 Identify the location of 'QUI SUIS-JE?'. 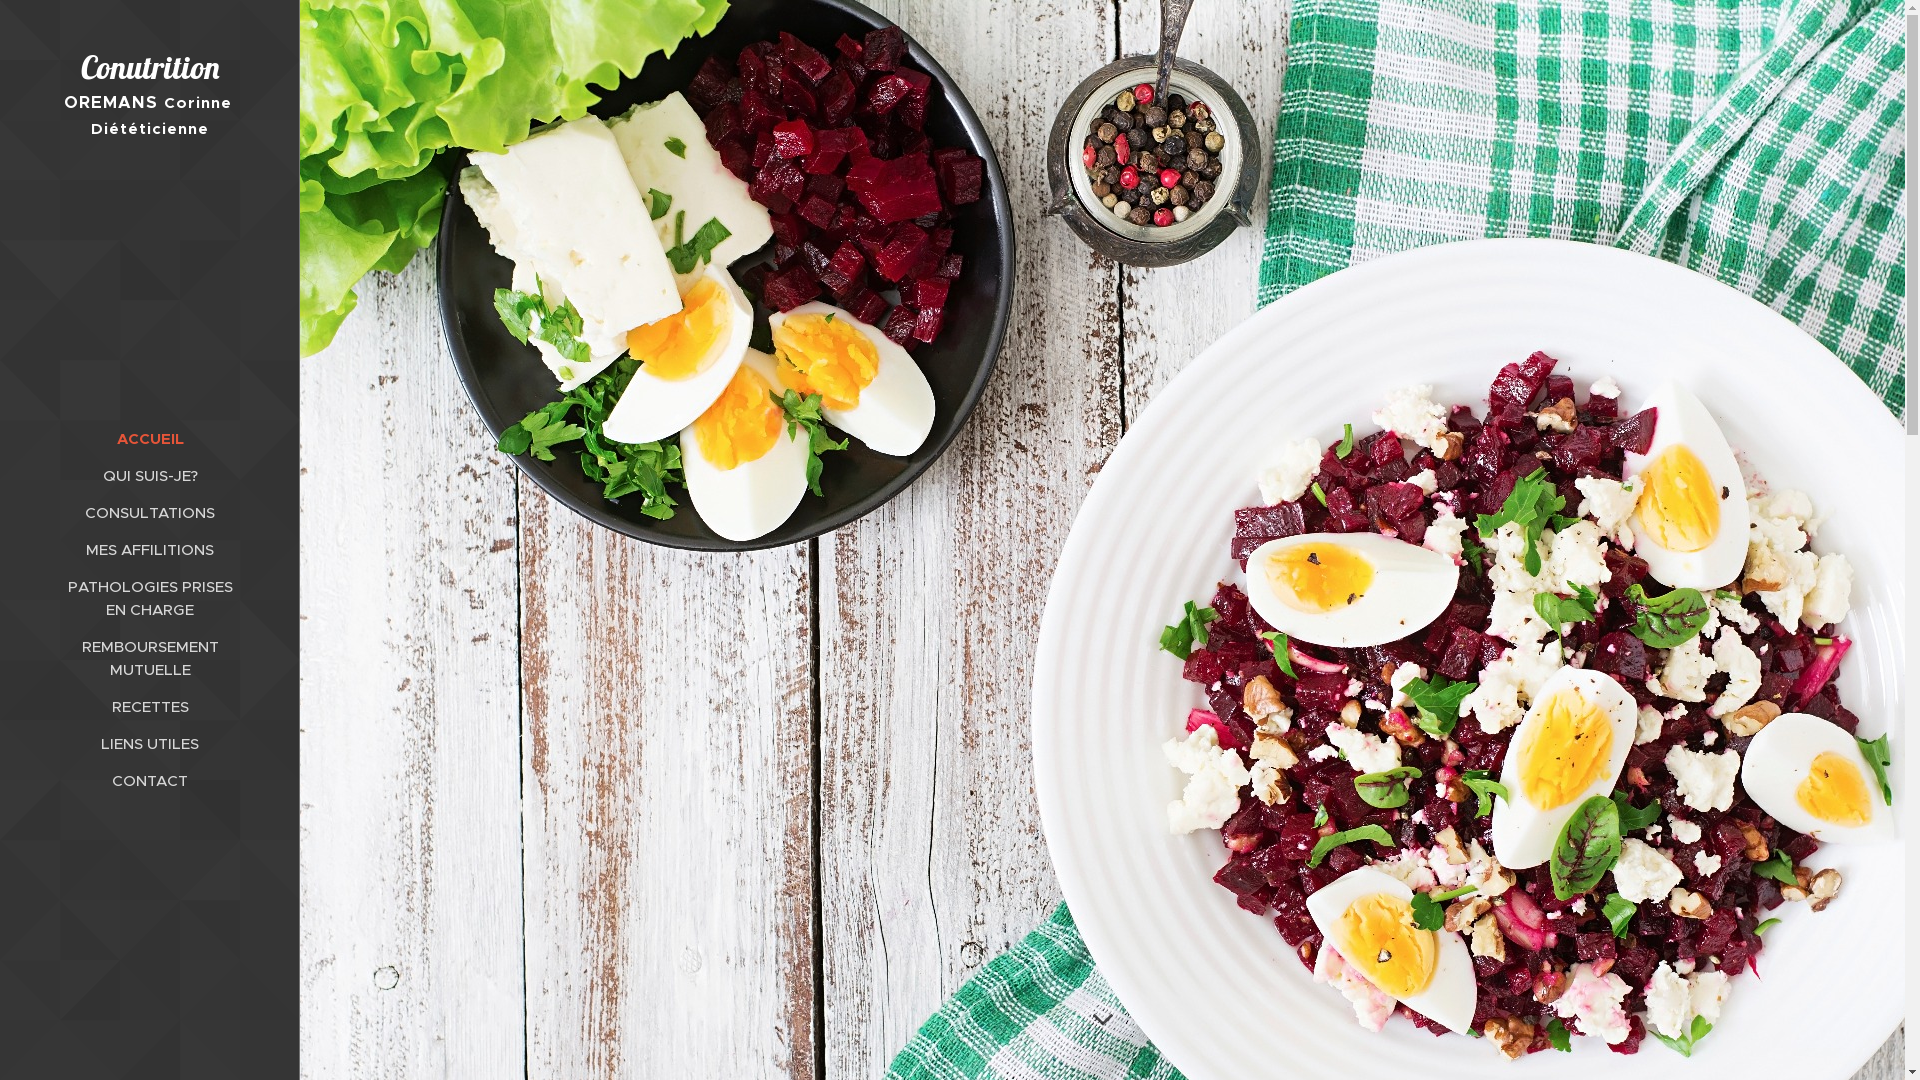
(5, 475).